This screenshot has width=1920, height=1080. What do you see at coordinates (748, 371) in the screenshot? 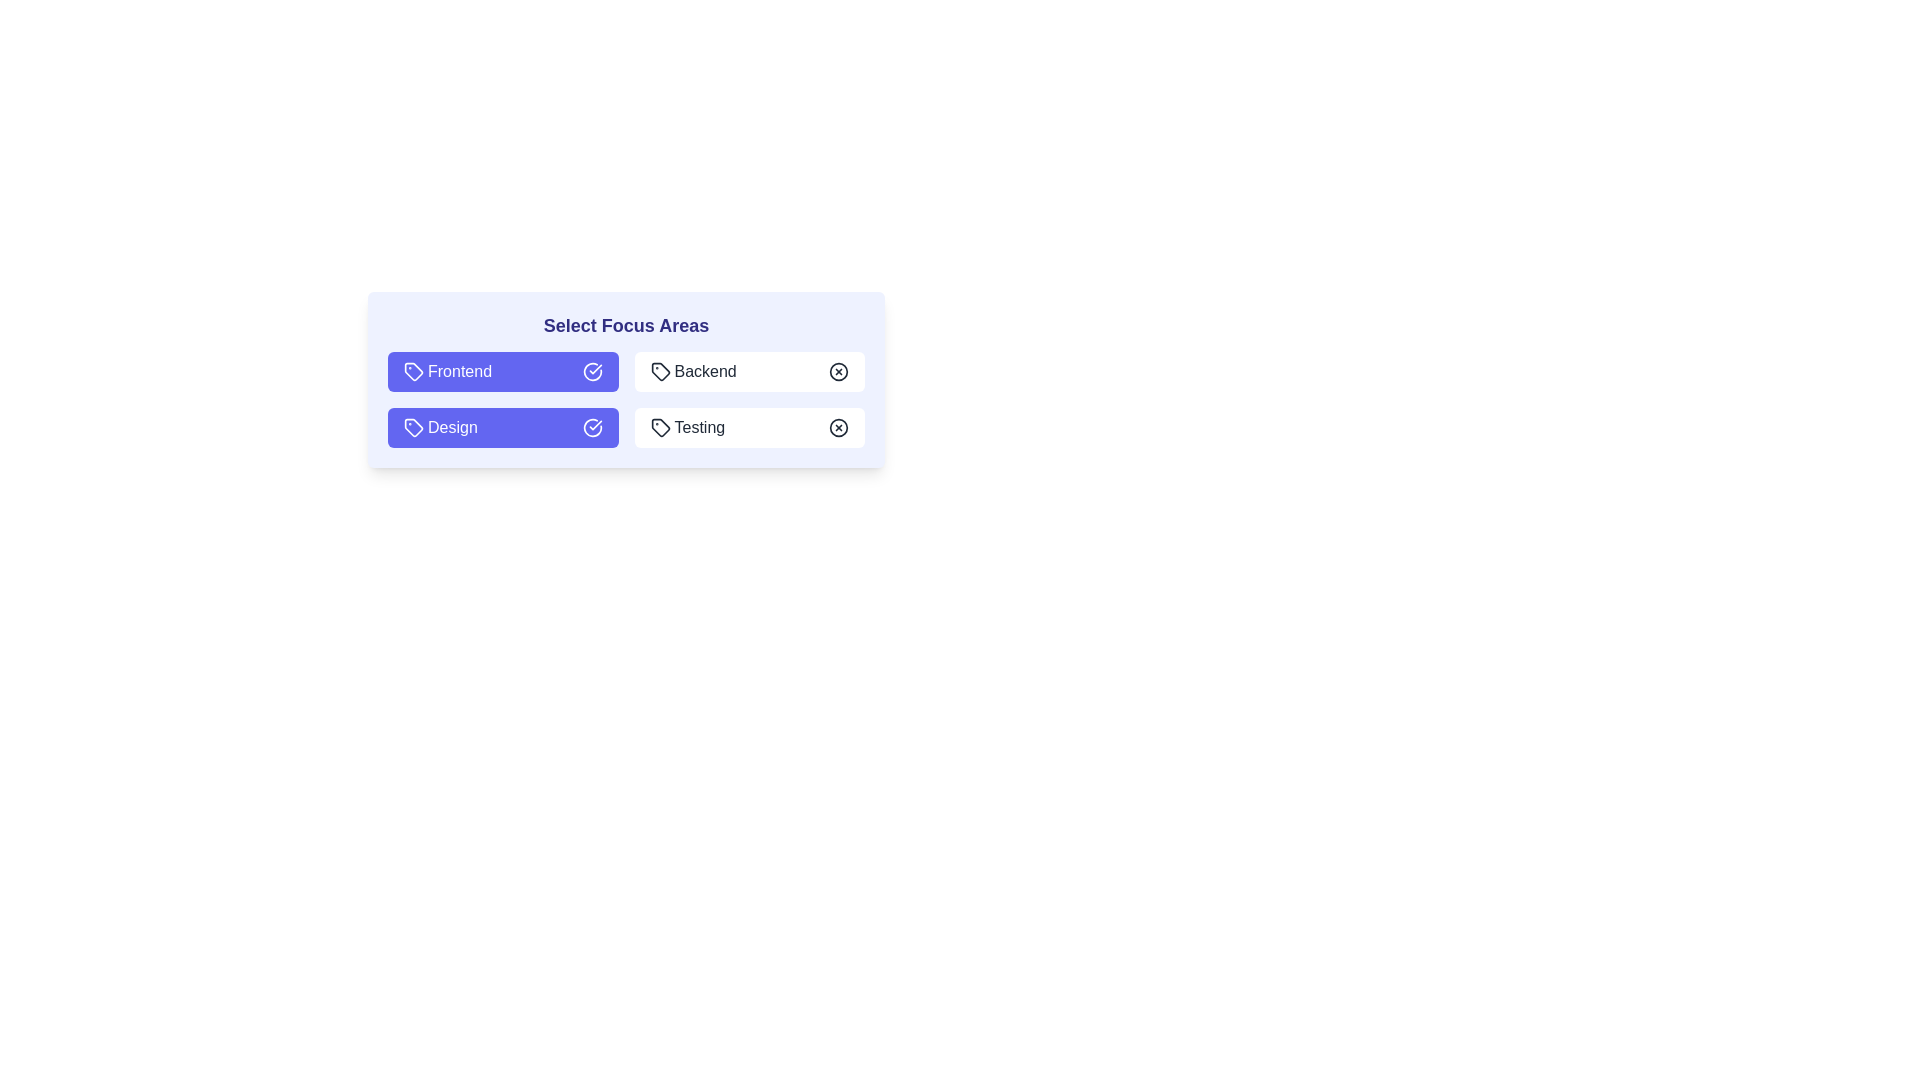
I see `the label Backend to toggle its selection state` at bounding box center [748, 371].